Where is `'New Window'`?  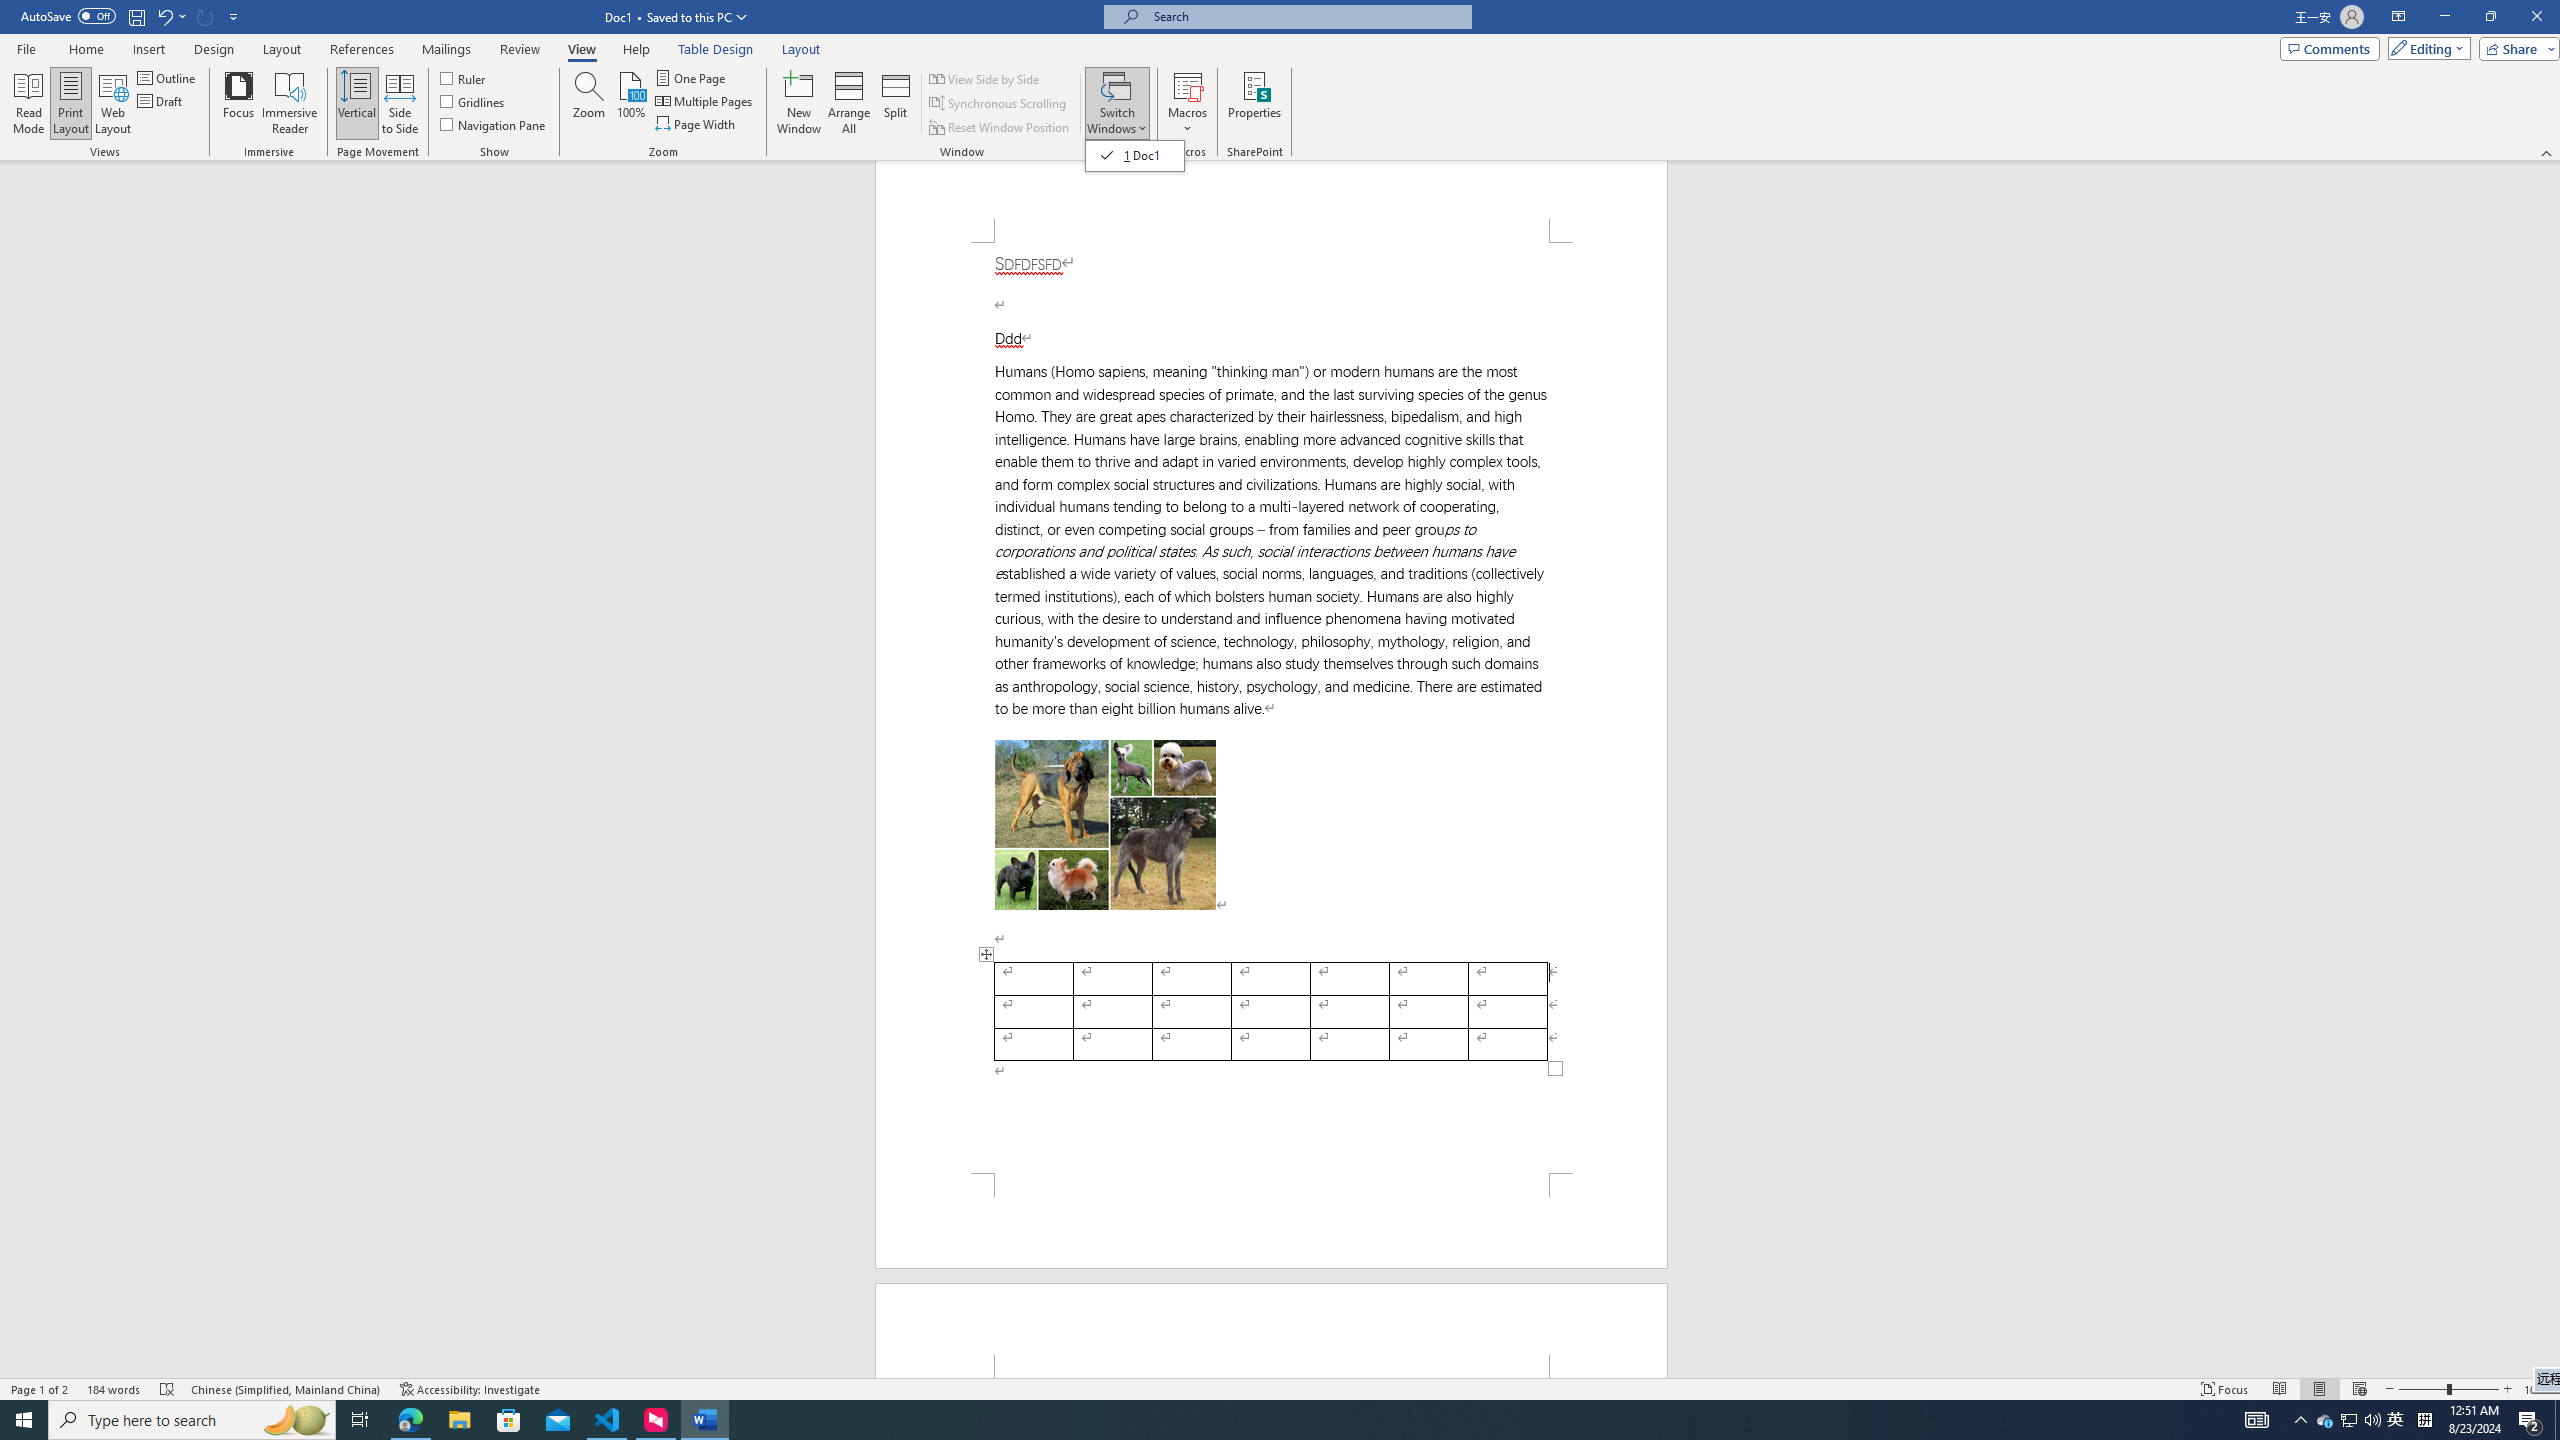
'New Window' is located at coordinates (799, 103).